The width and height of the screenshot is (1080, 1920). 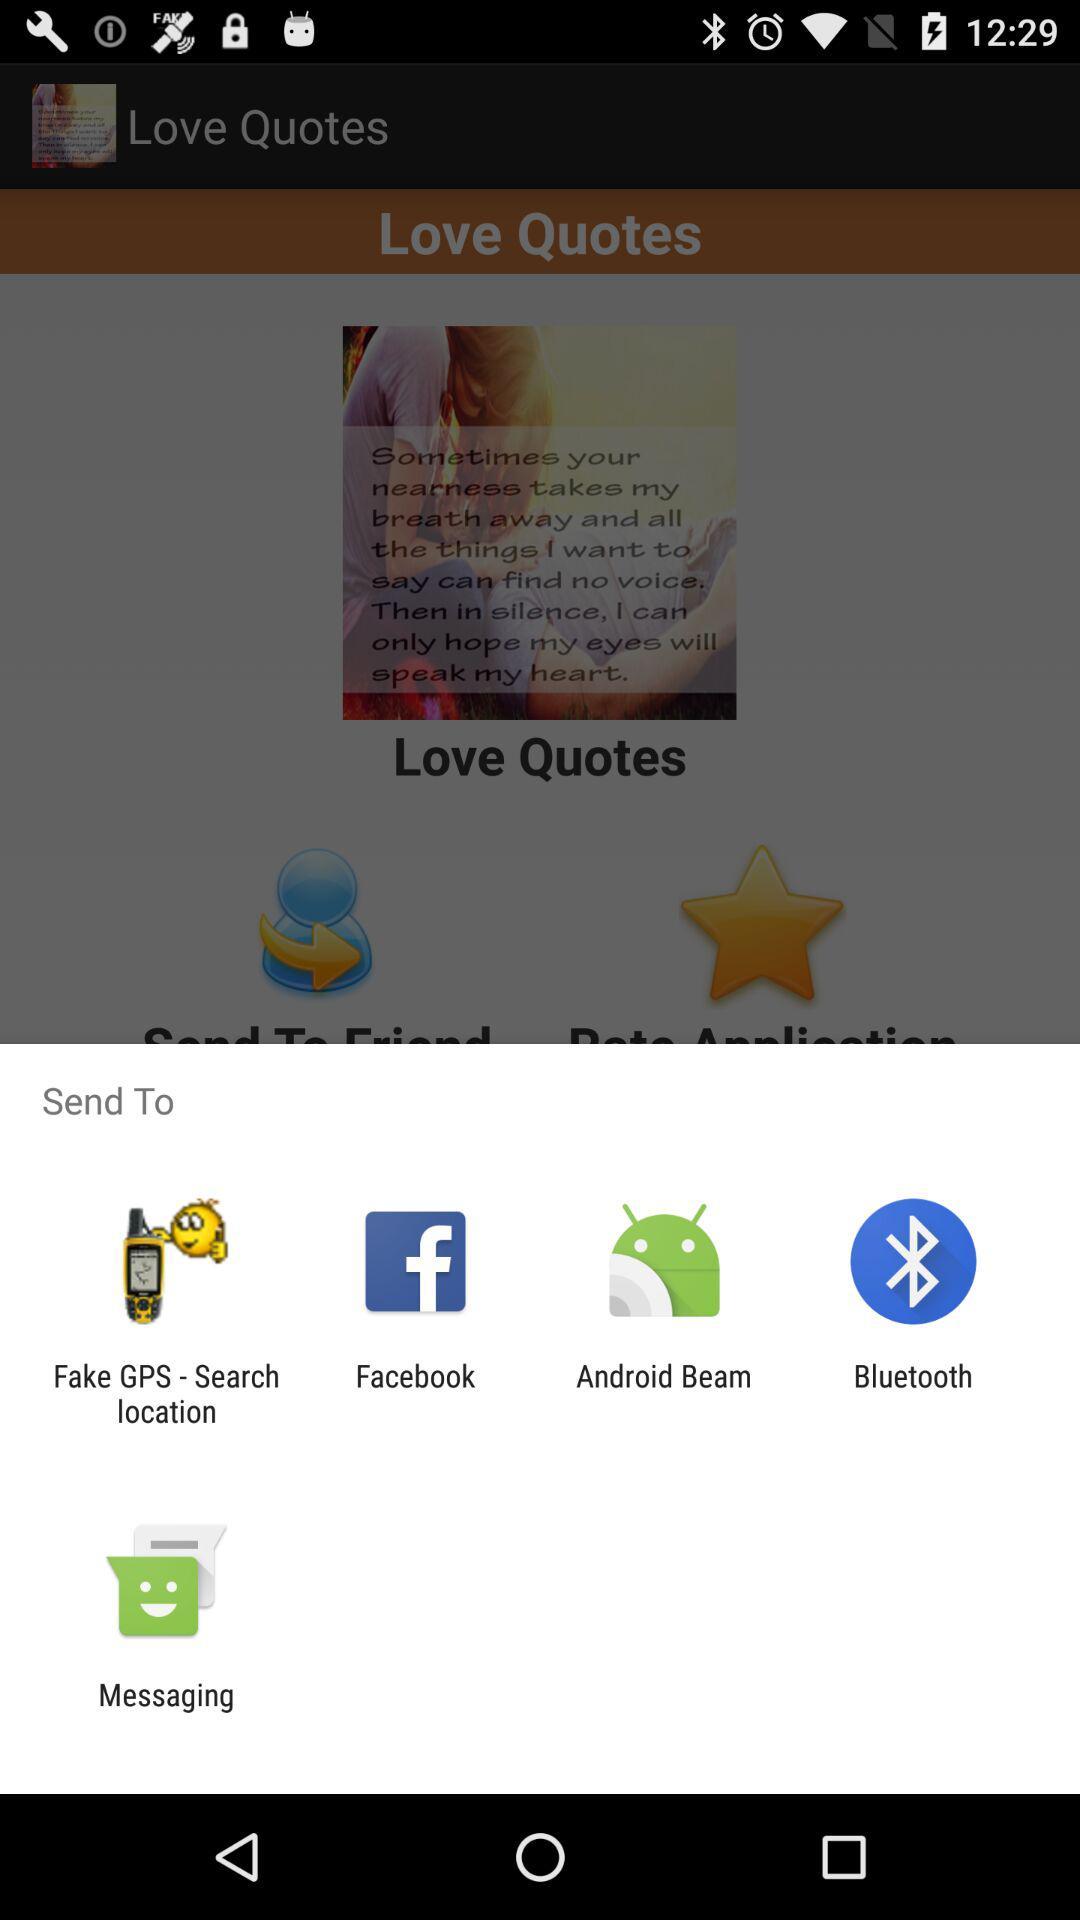 I want to click on the item next to facebook, so click(x=165, y=1392).